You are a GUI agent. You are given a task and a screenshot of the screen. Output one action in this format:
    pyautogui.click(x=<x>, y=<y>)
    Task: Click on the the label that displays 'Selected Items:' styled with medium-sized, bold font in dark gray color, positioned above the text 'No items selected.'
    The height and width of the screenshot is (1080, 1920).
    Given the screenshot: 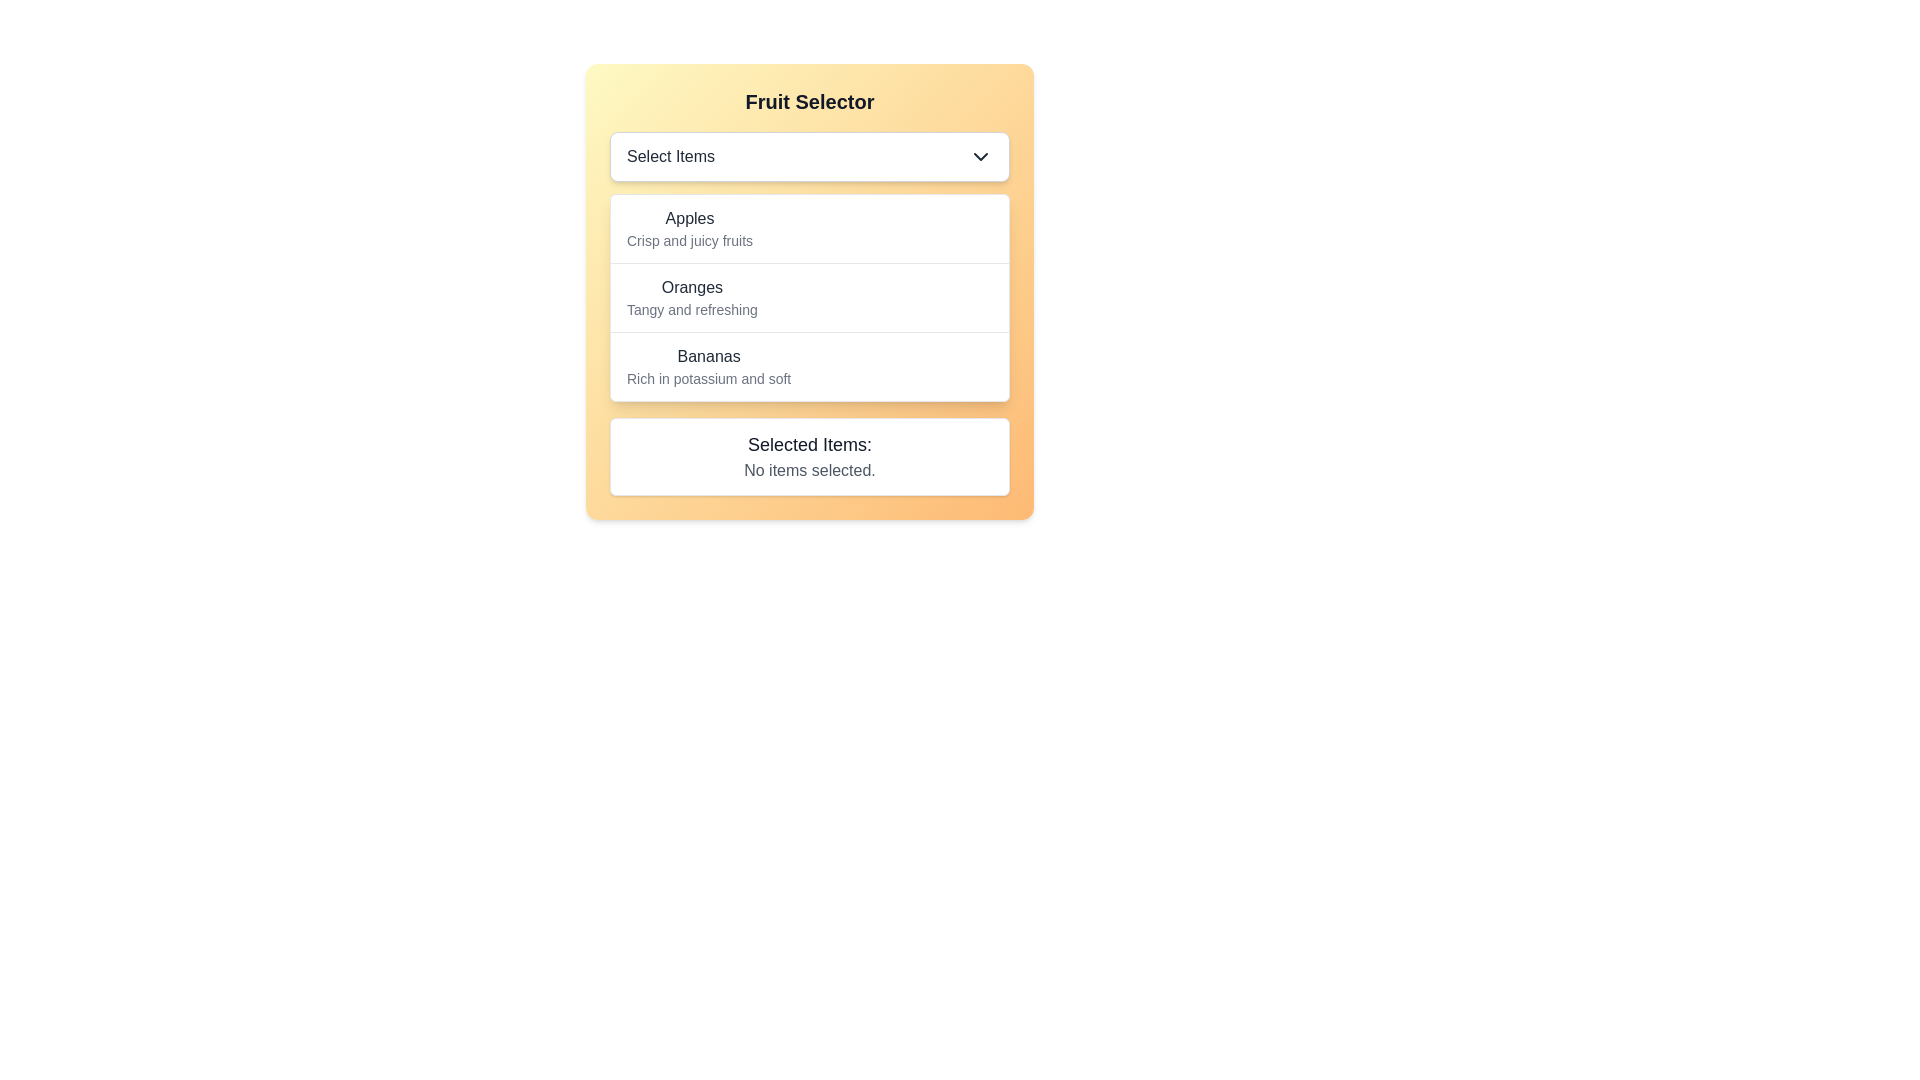 What is the action you would take?
    pyautogui.click(x=810, y=443)
    